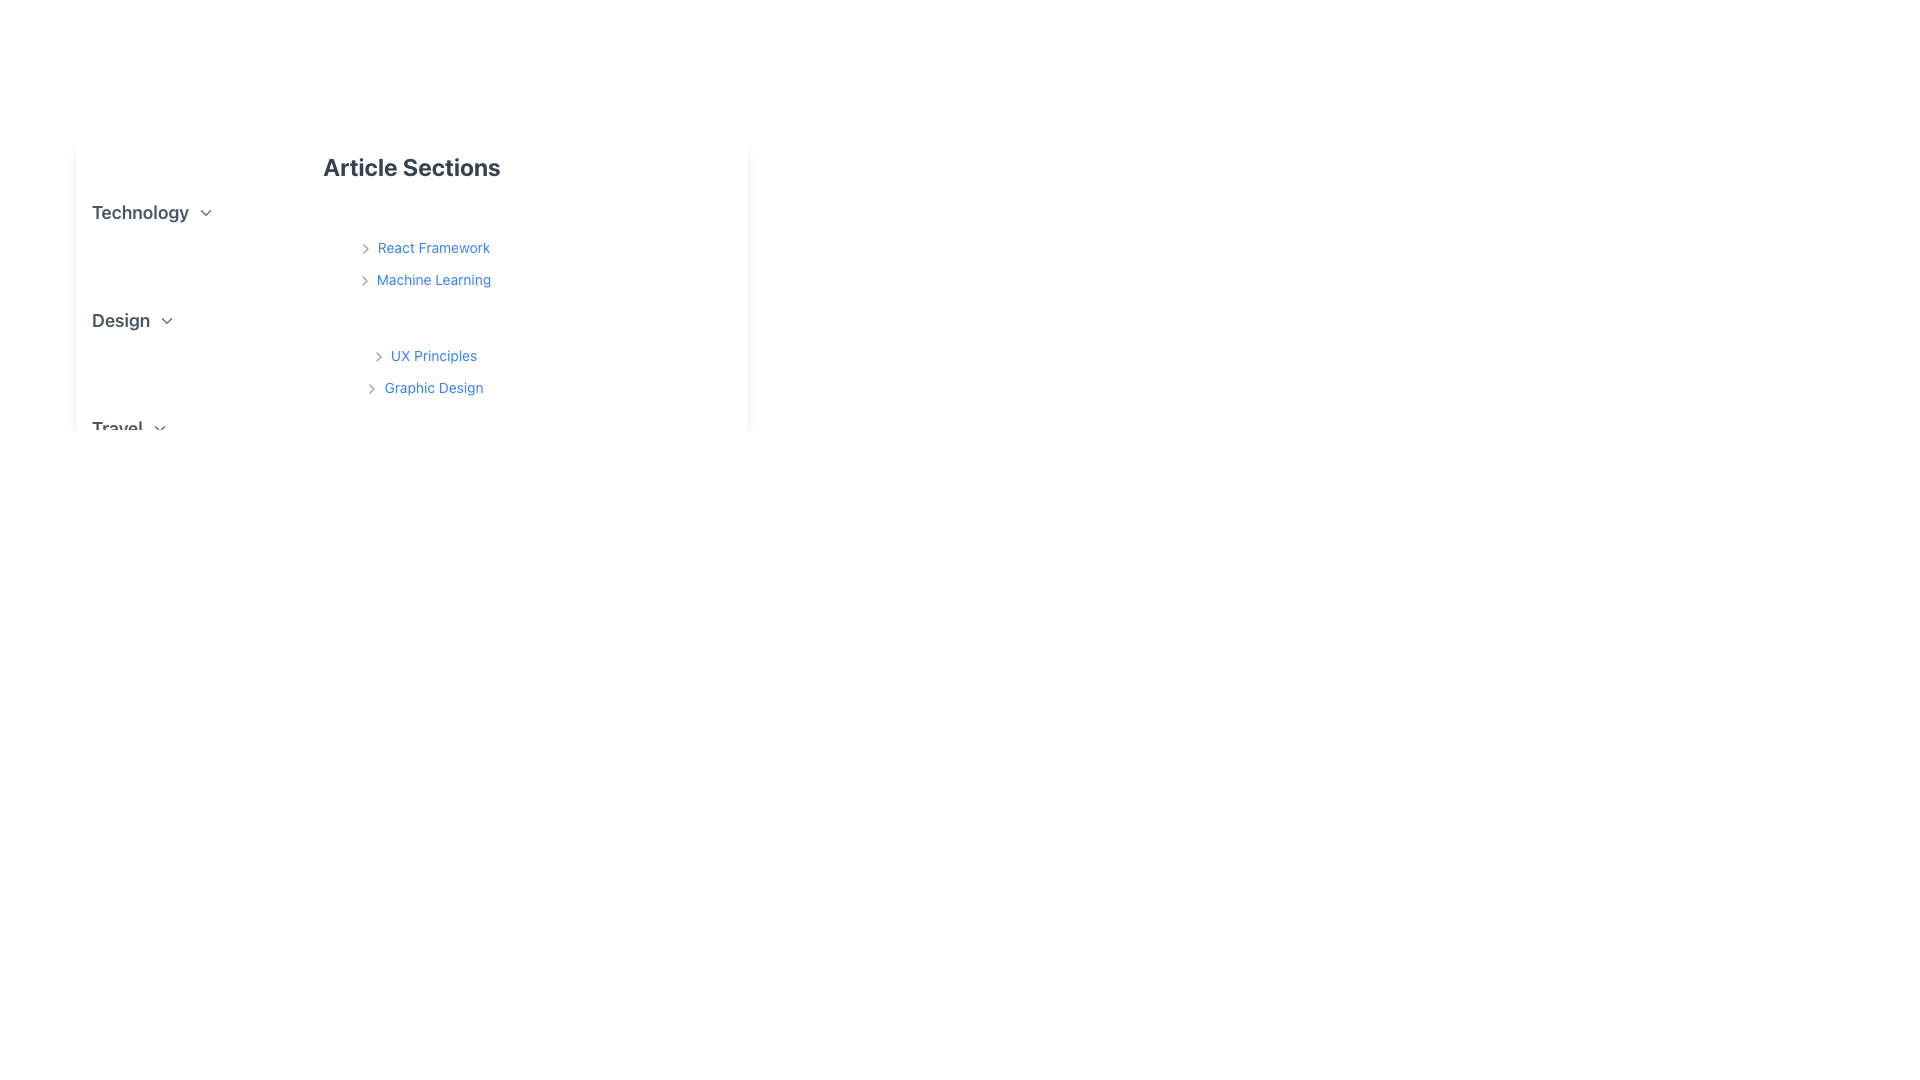 Image resolution: width=1920 pixels, height=1080 pixels. I want to click on the downward-pointing gray chevron icon located to the right of the 'Travel' label, so click(158, 427).